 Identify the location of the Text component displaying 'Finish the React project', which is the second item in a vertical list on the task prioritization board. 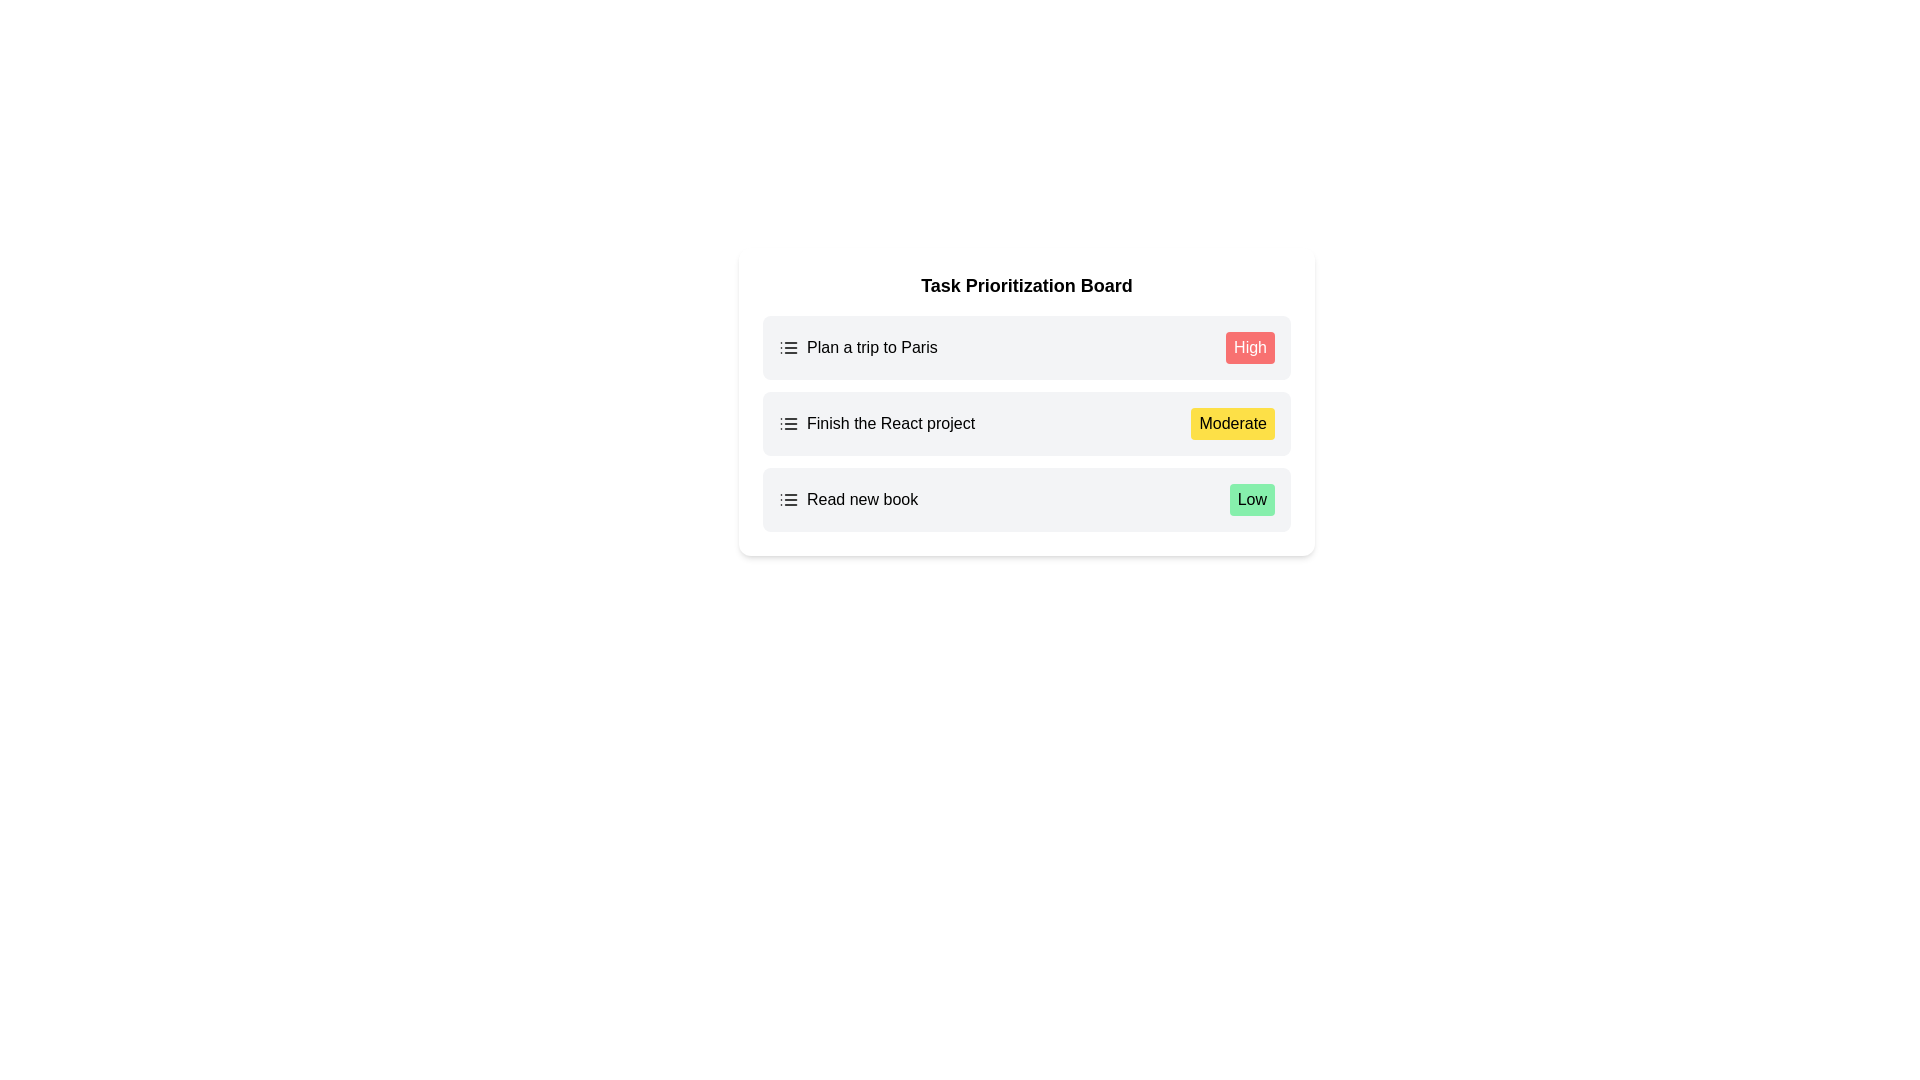
(890, 423).